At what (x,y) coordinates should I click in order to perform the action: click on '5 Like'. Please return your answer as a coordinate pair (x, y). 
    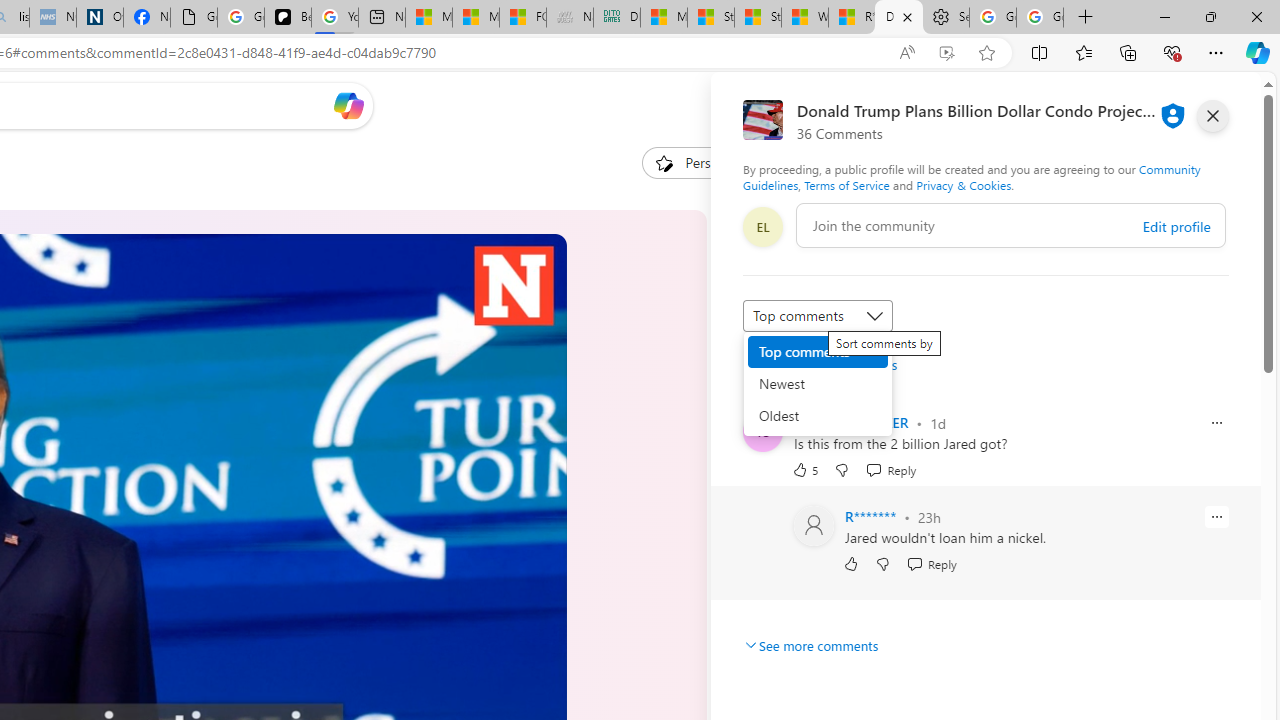
    Looking at the image, I should click on (805, 469).